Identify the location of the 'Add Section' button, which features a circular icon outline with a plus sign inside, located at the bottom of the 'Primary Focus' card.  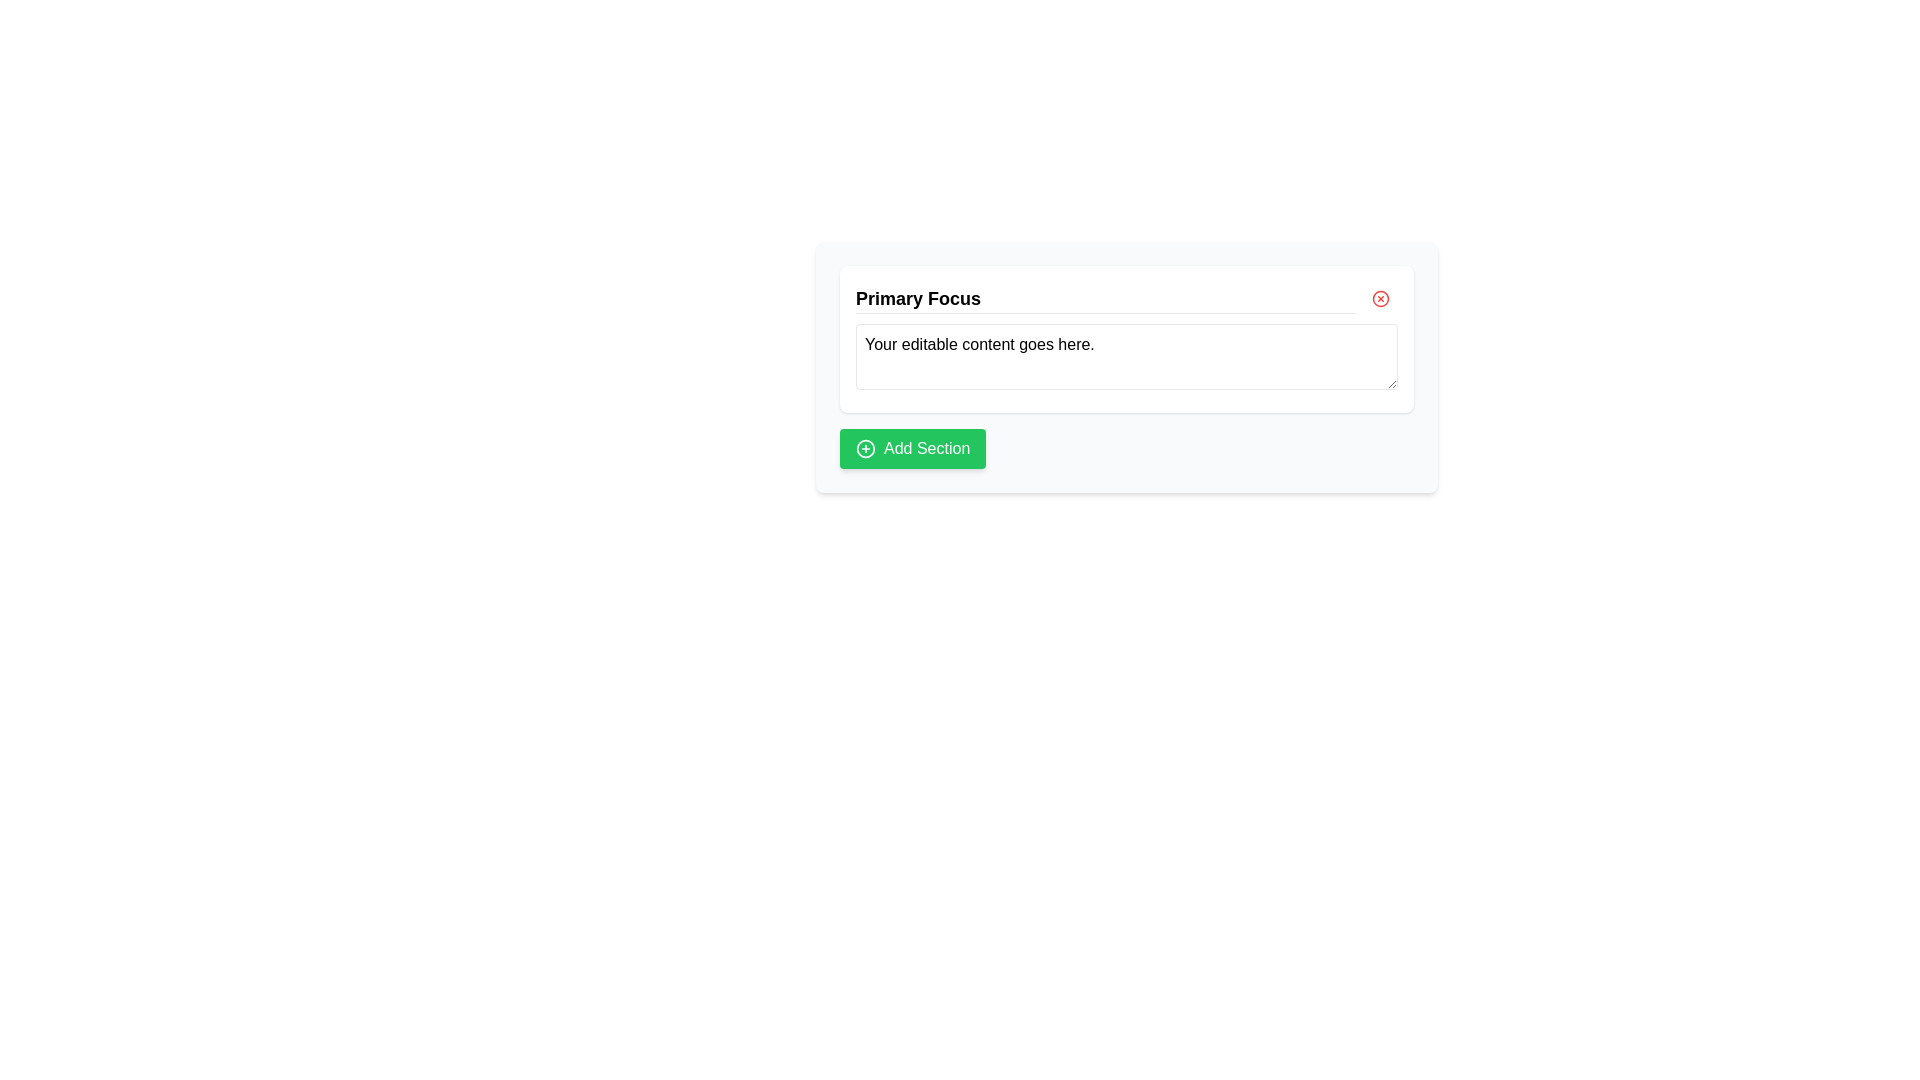
(865, 447).